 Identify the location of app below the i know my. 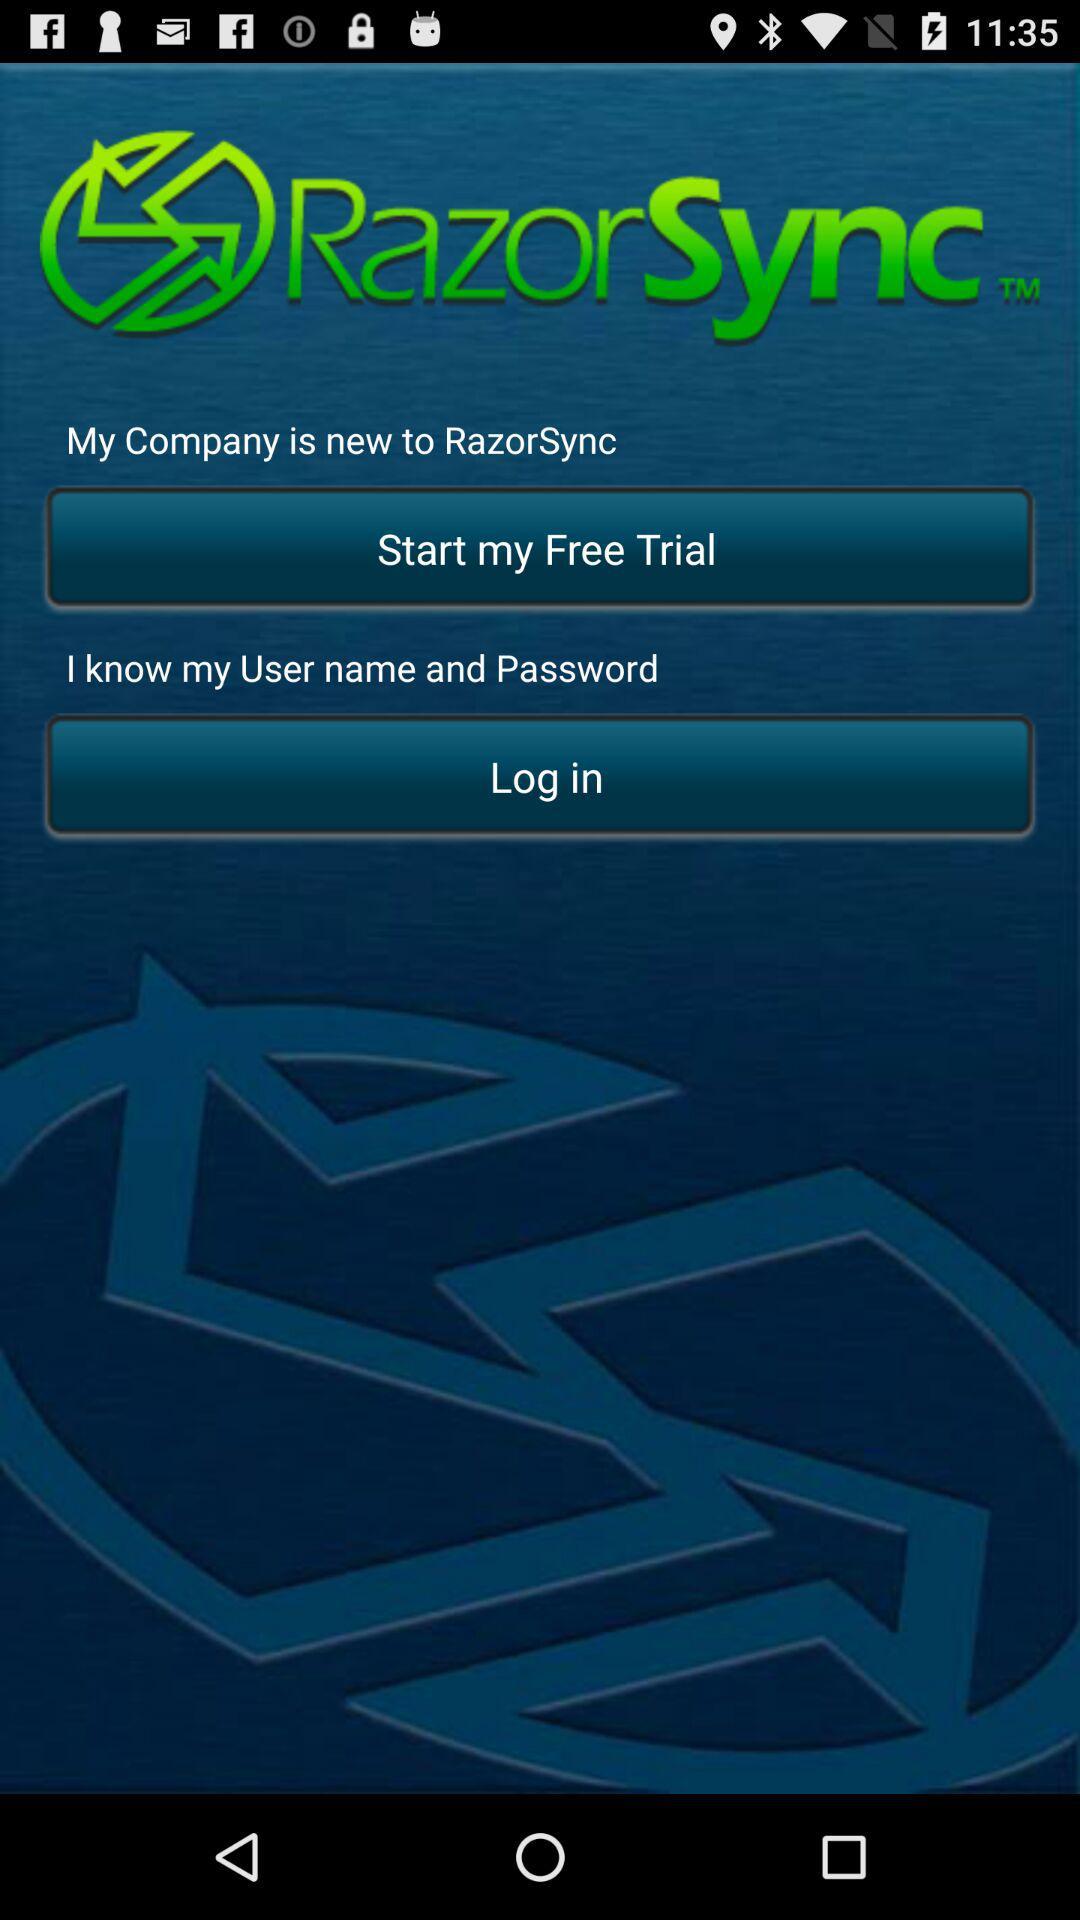
(540, 777).